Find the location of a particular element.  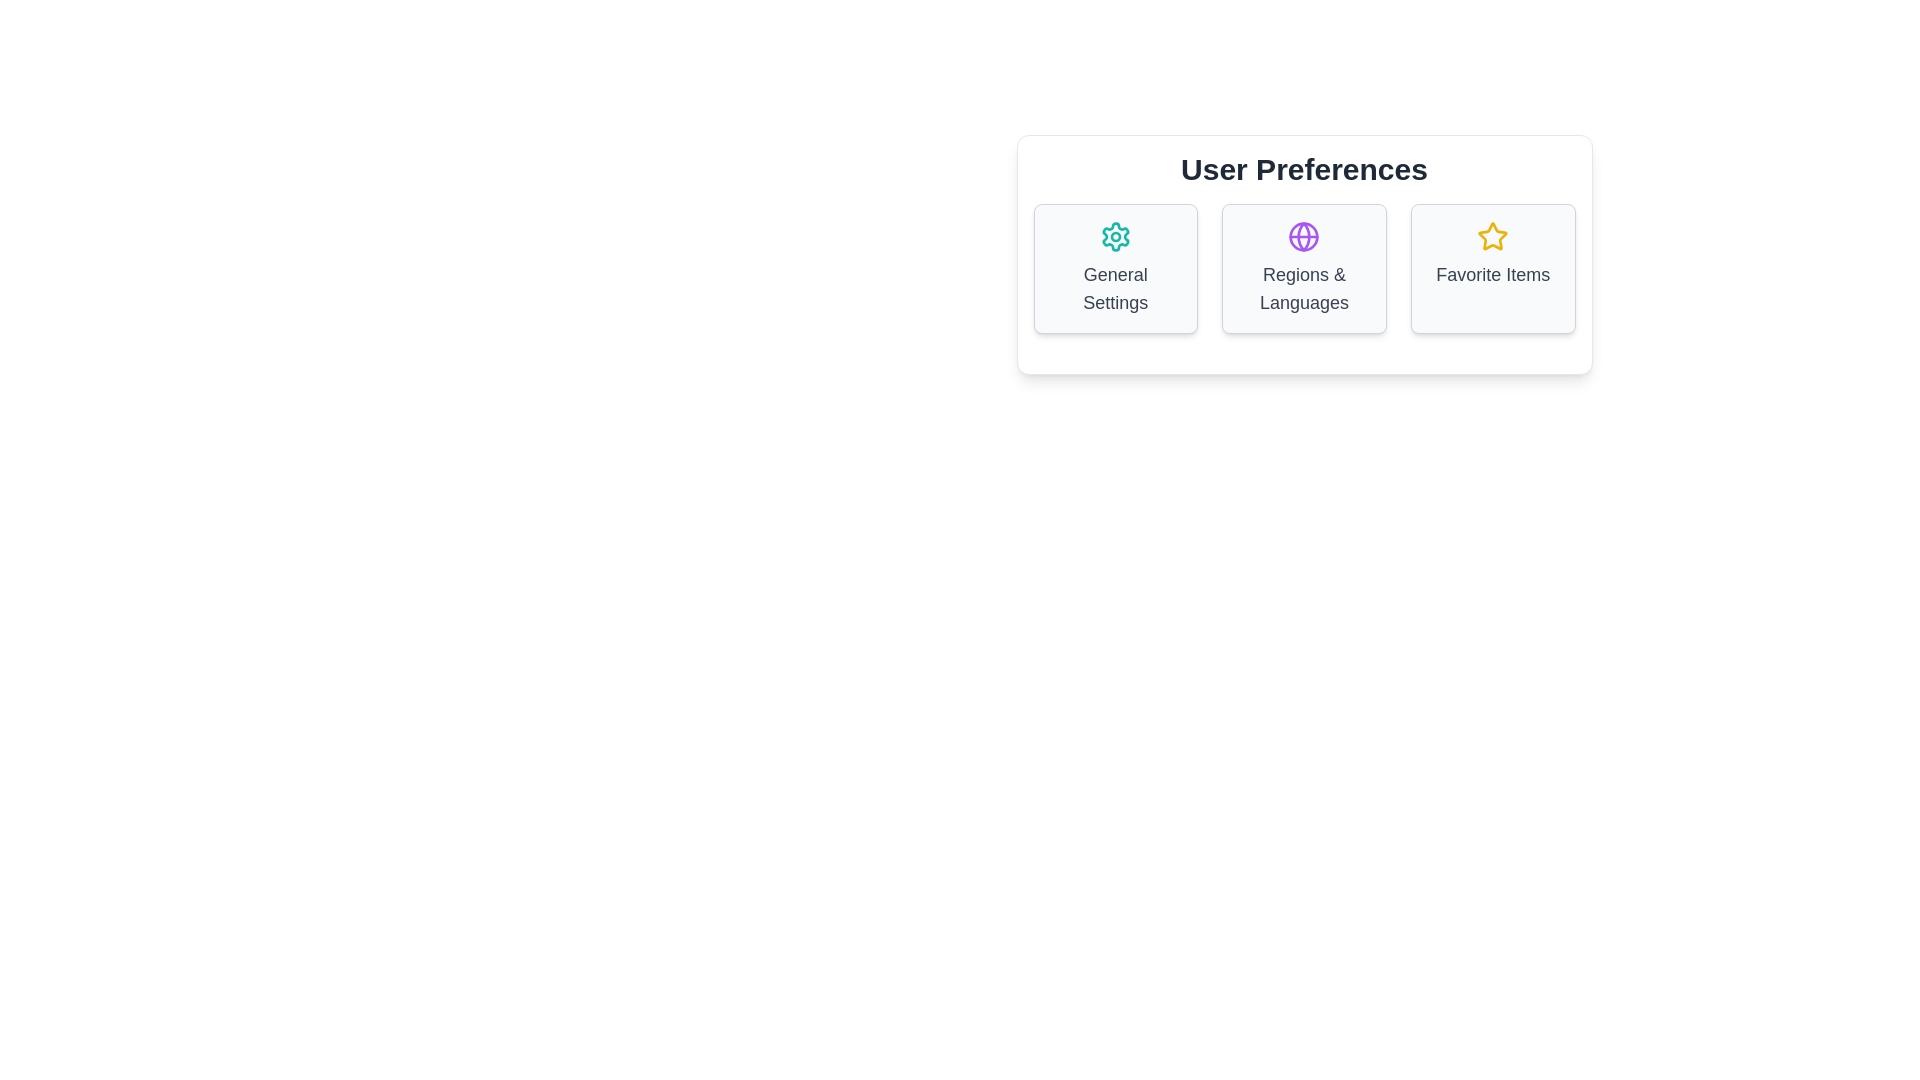

the 'Favorite Items' button to select it is located at coordinates (1493, 268).